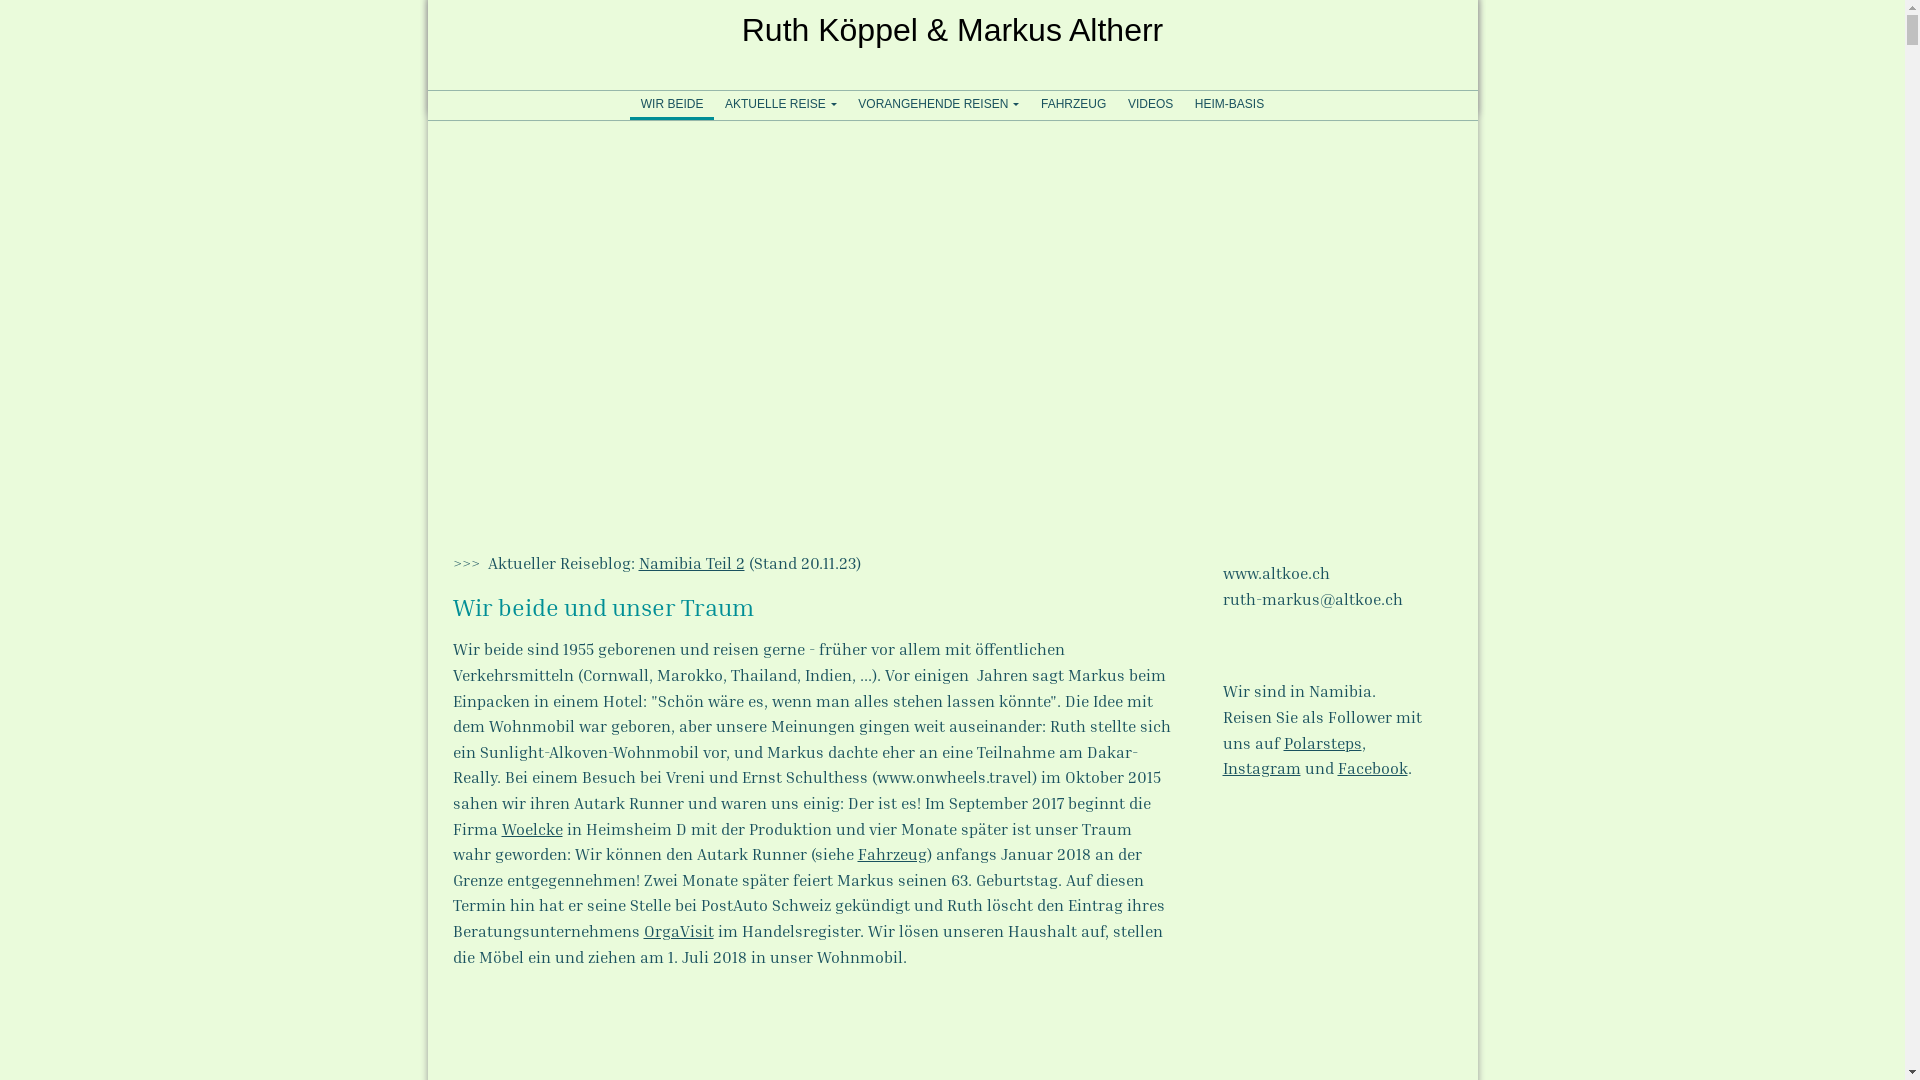  Describe the element at coordinates (938, 104) in the screenshot. I see `'VORANGEHENDE REISEN'` at that location.